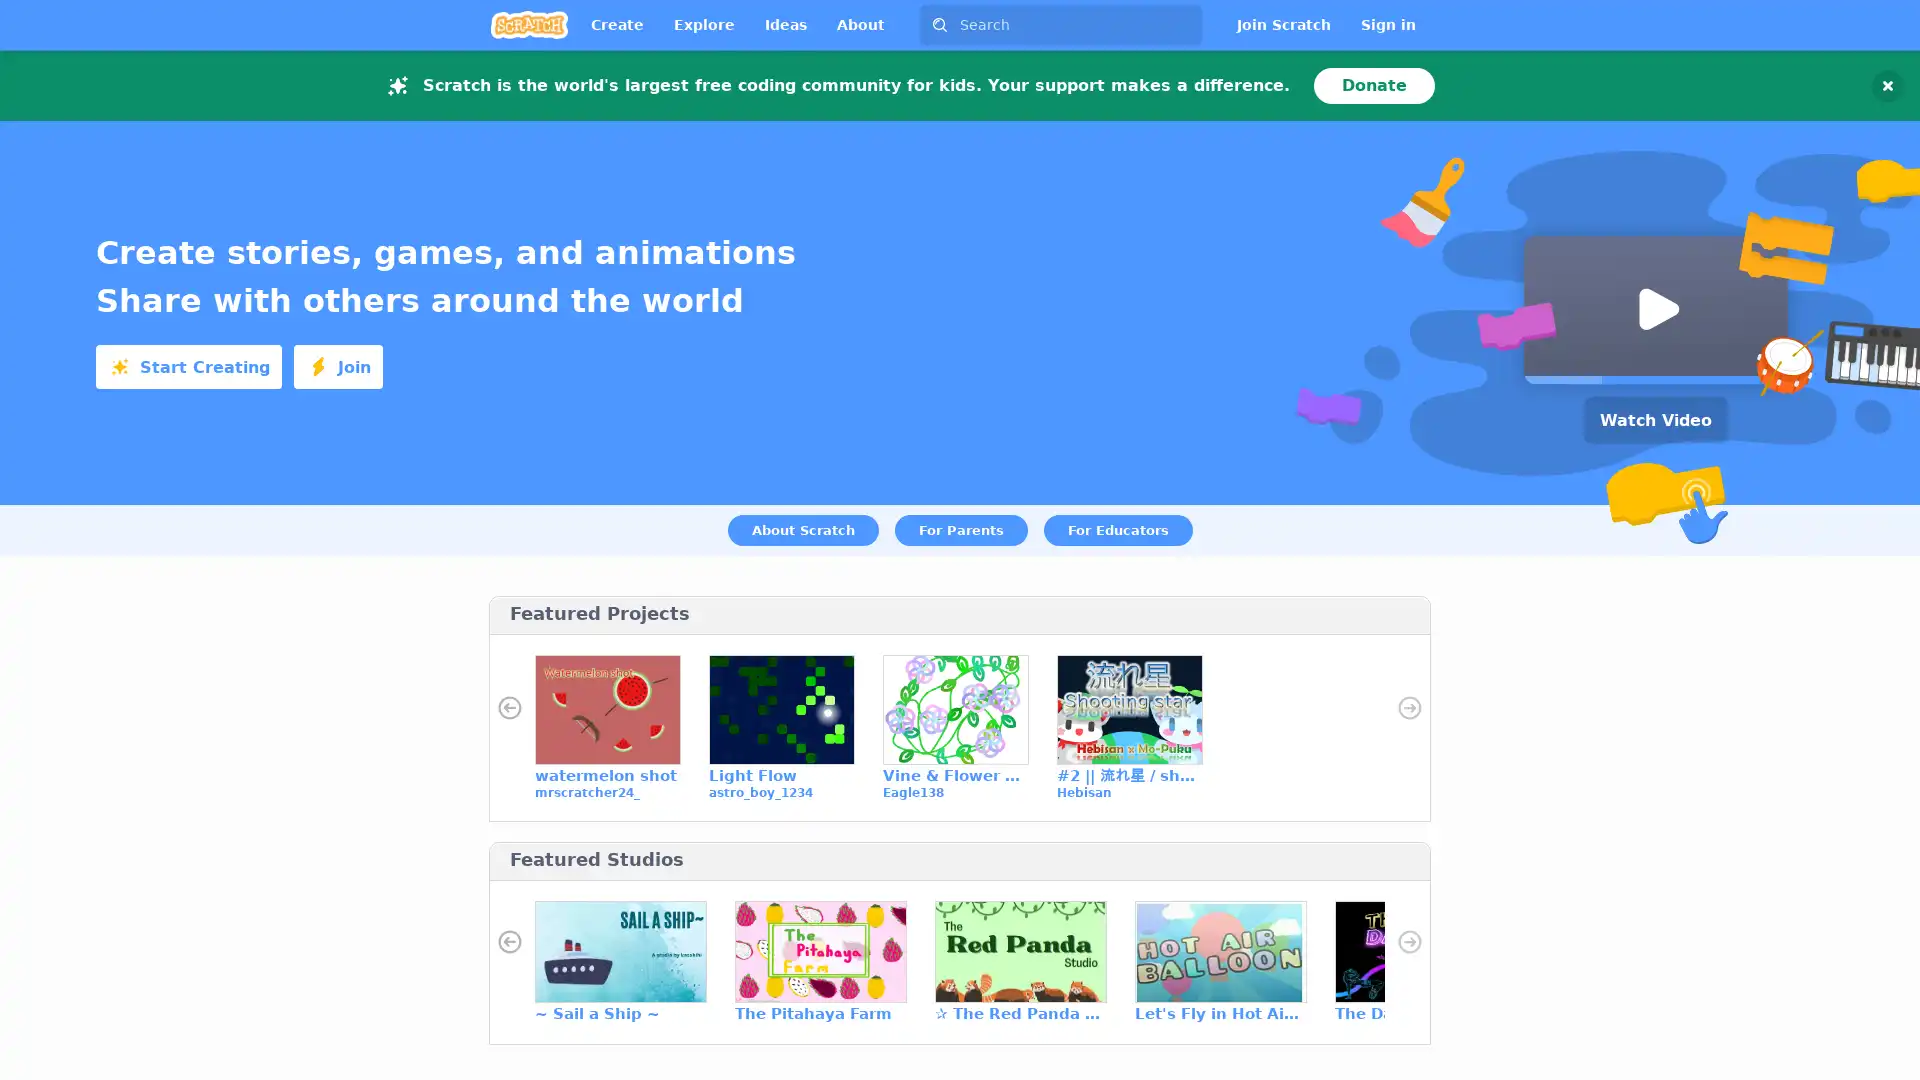 This screenshot has height=1080, width=1920. I want to click on Next, so click(1409, 941).